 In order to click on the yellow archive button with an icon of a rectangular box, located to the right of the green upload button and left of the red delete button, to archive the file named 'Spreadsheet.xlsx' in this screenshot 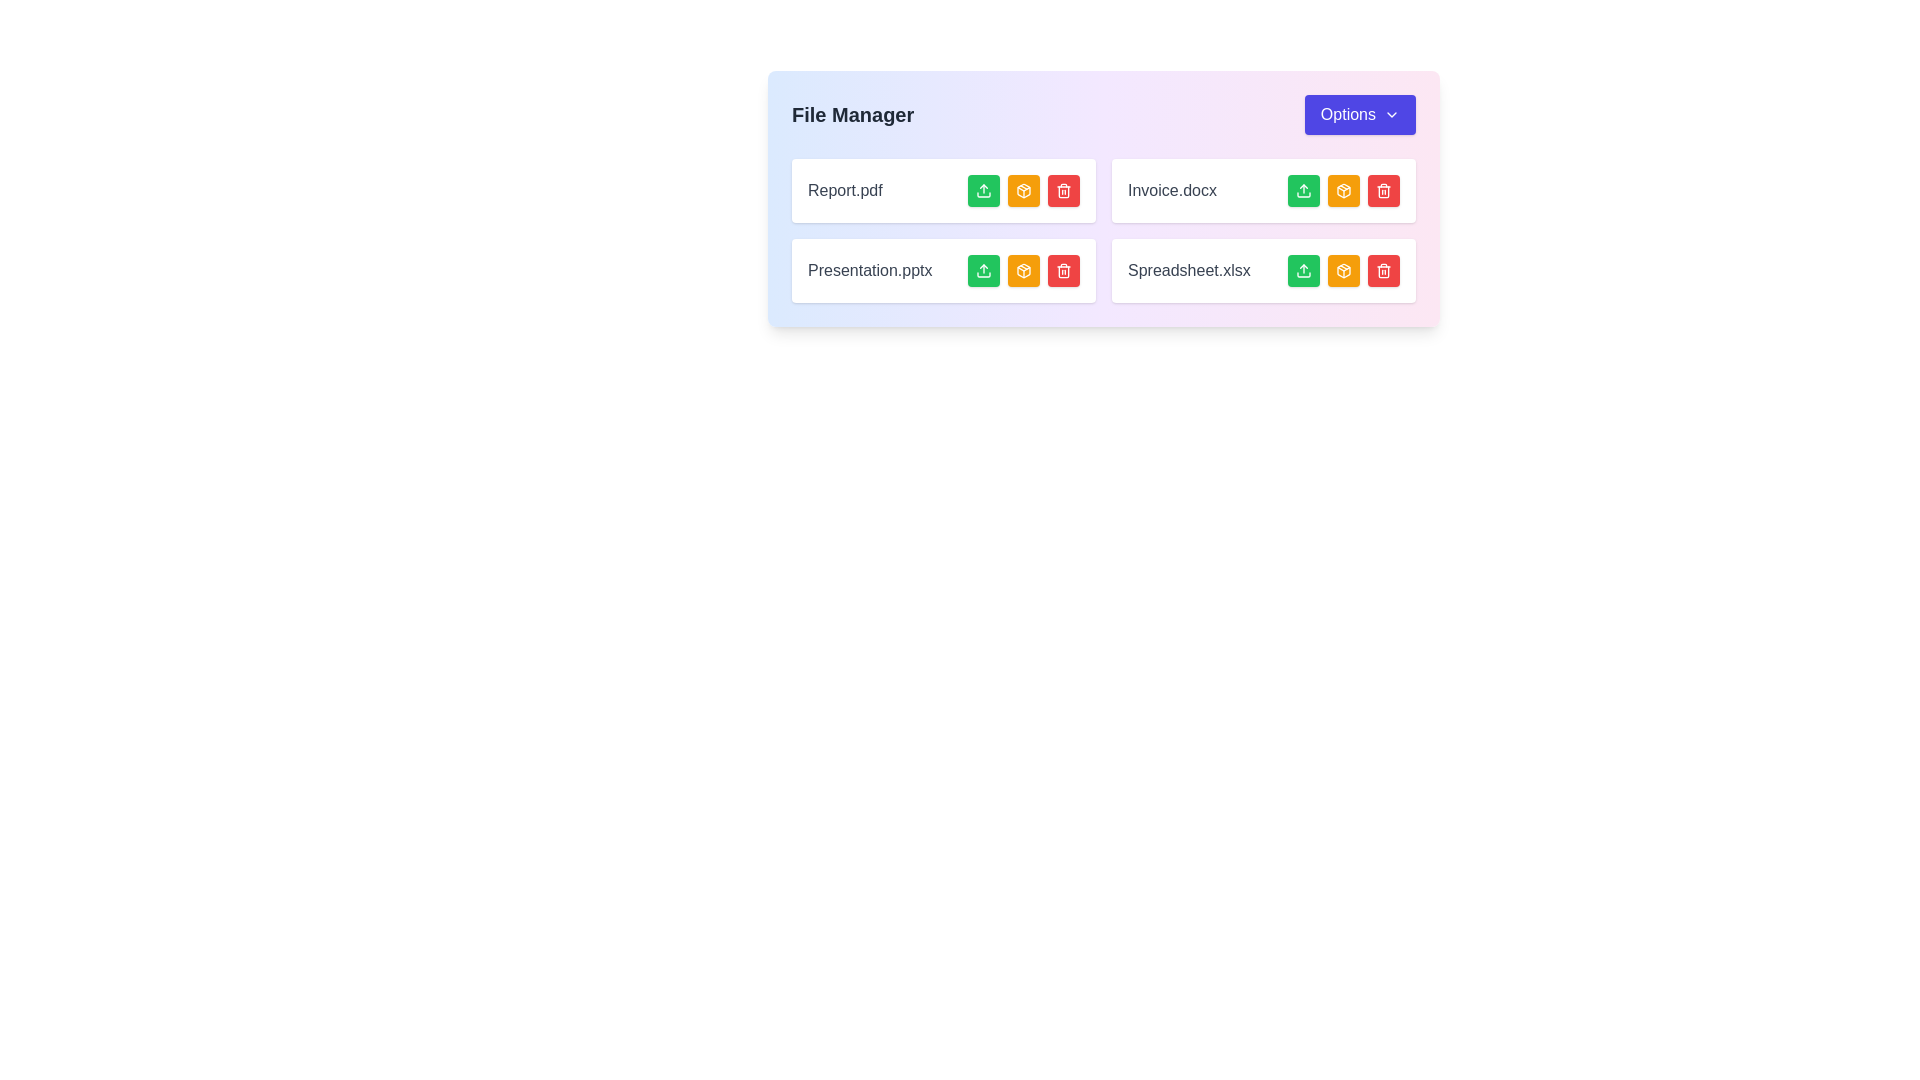, I will do `click(1344, 270)`.